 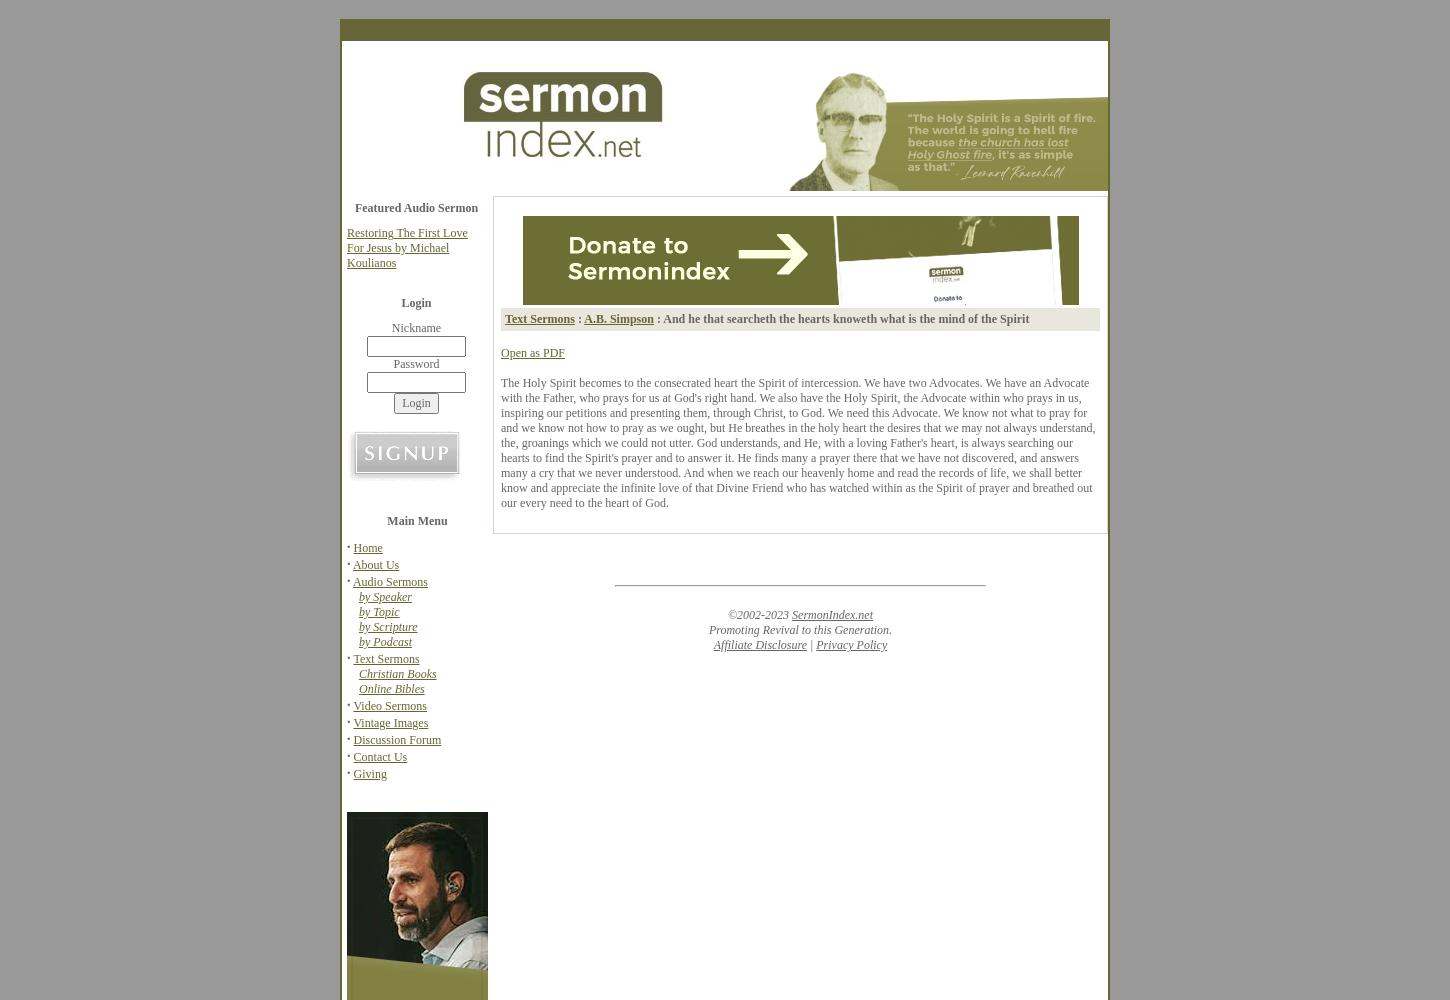 What do you see at coordinates (759, 614) in the screenshot?
I see `'©2002-2023'` at bounding box center [759, 614].